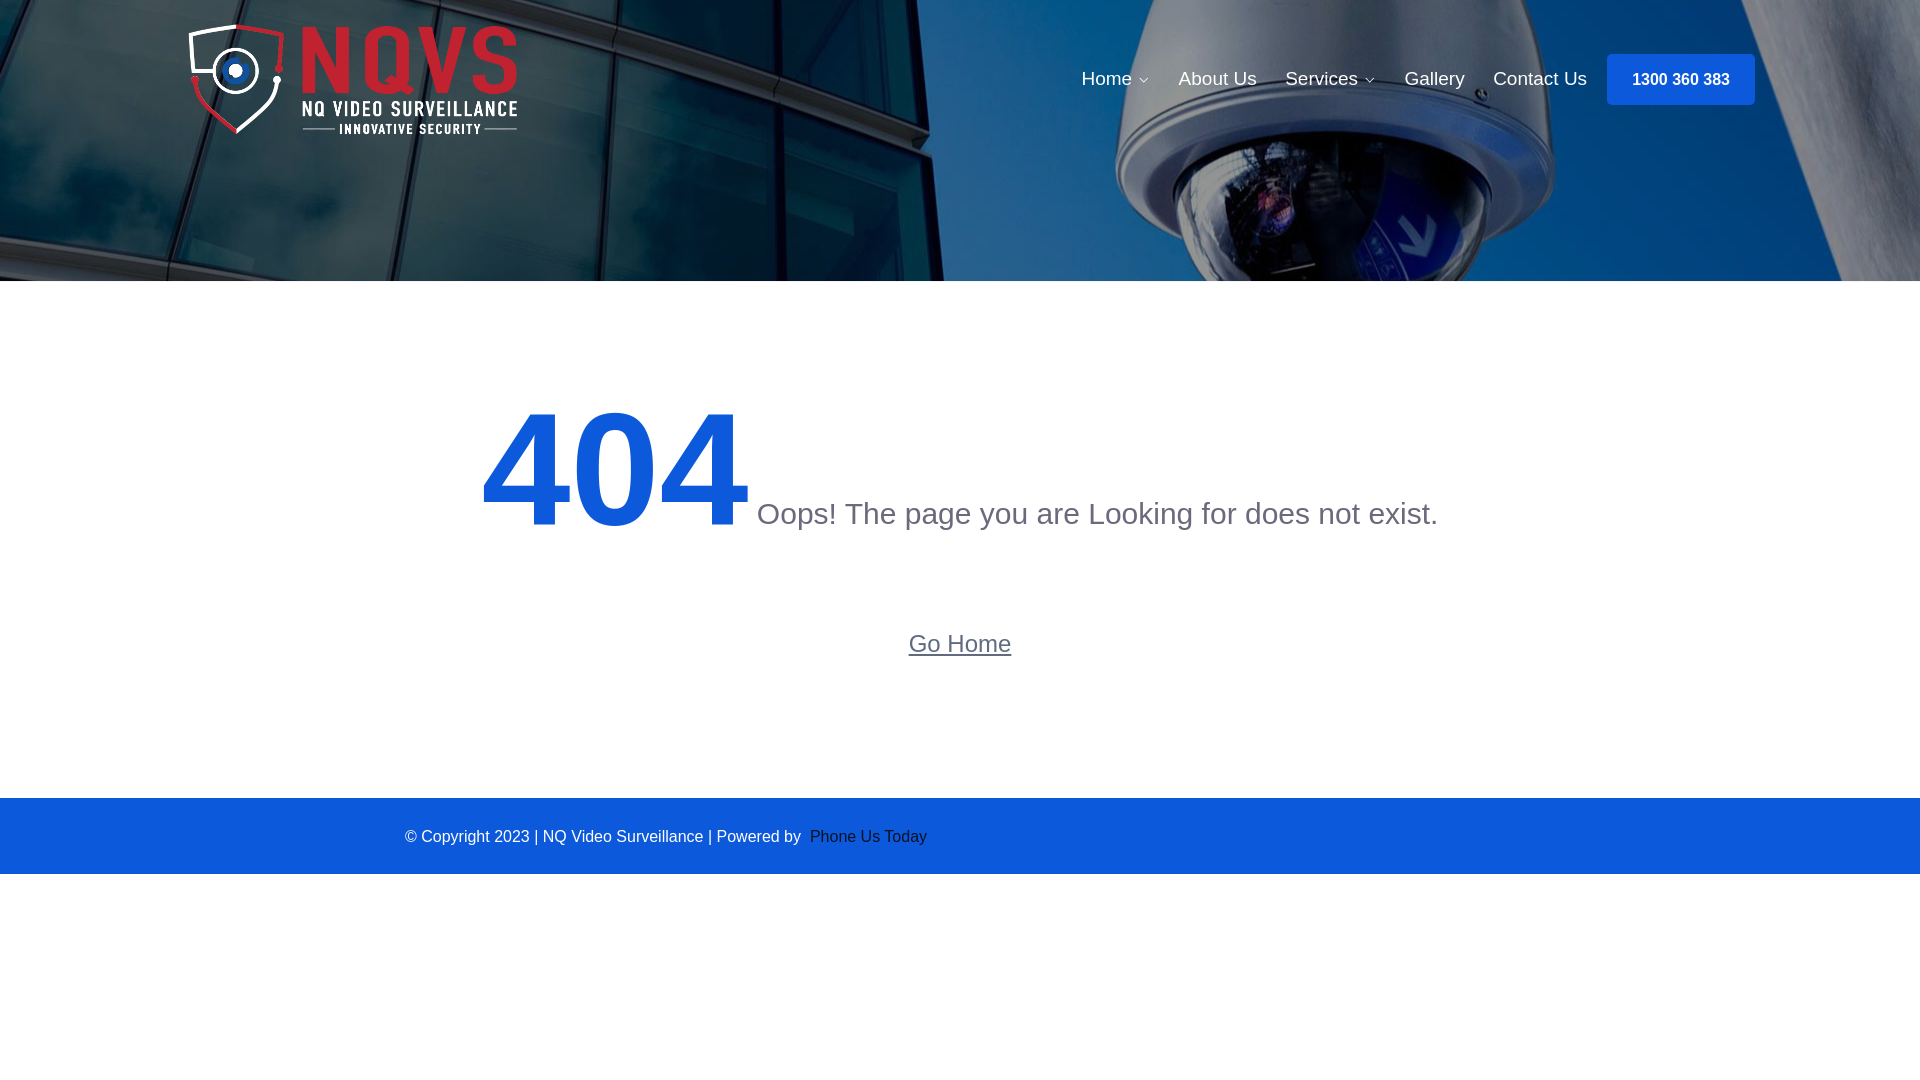  Describe the element at coordinates (1539, 77) in the screenshot. I see `'Contact Us'` at that location.